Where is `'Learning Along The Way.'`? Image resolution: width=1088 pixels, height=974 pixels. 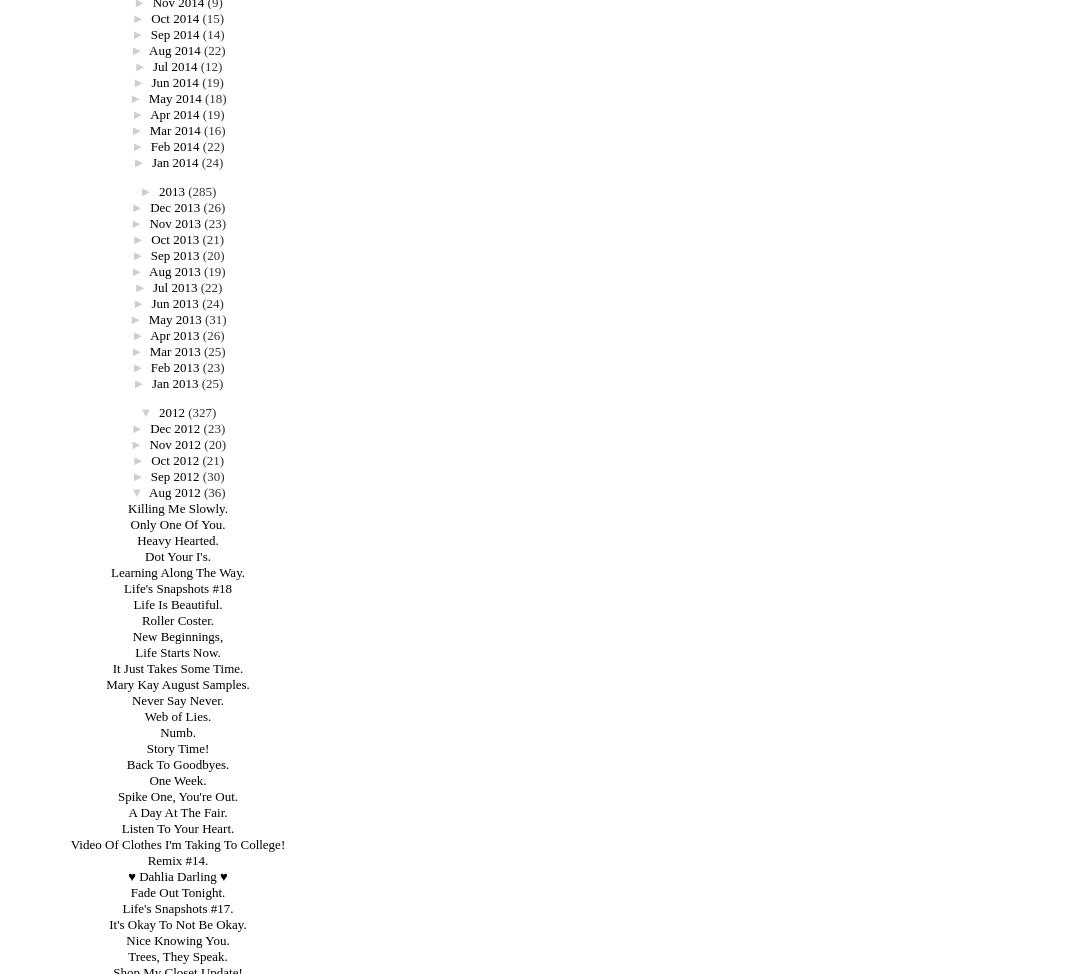
'Learning Along The Way.' is located at coordinates (176, 571).